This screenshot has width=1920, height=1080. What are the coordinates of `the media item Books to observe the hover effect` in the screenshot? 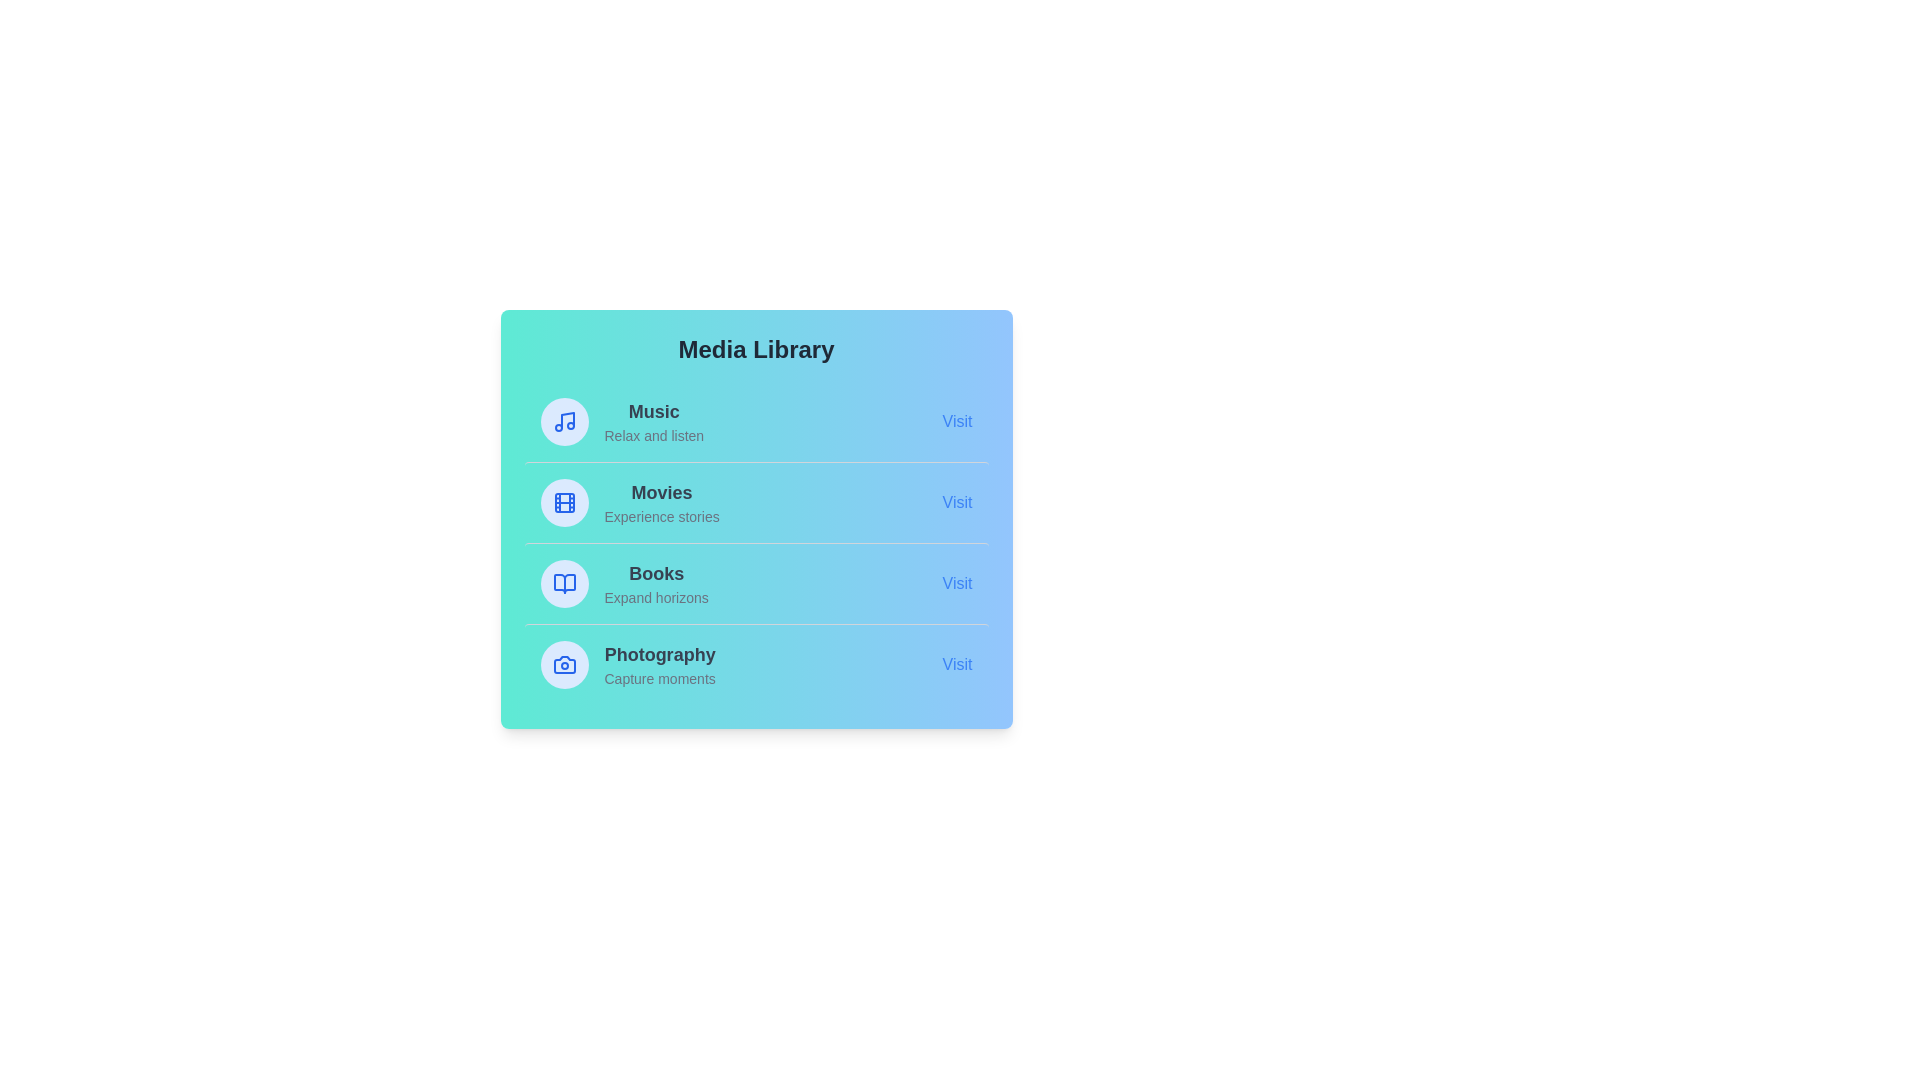 It's located at (755, 583).